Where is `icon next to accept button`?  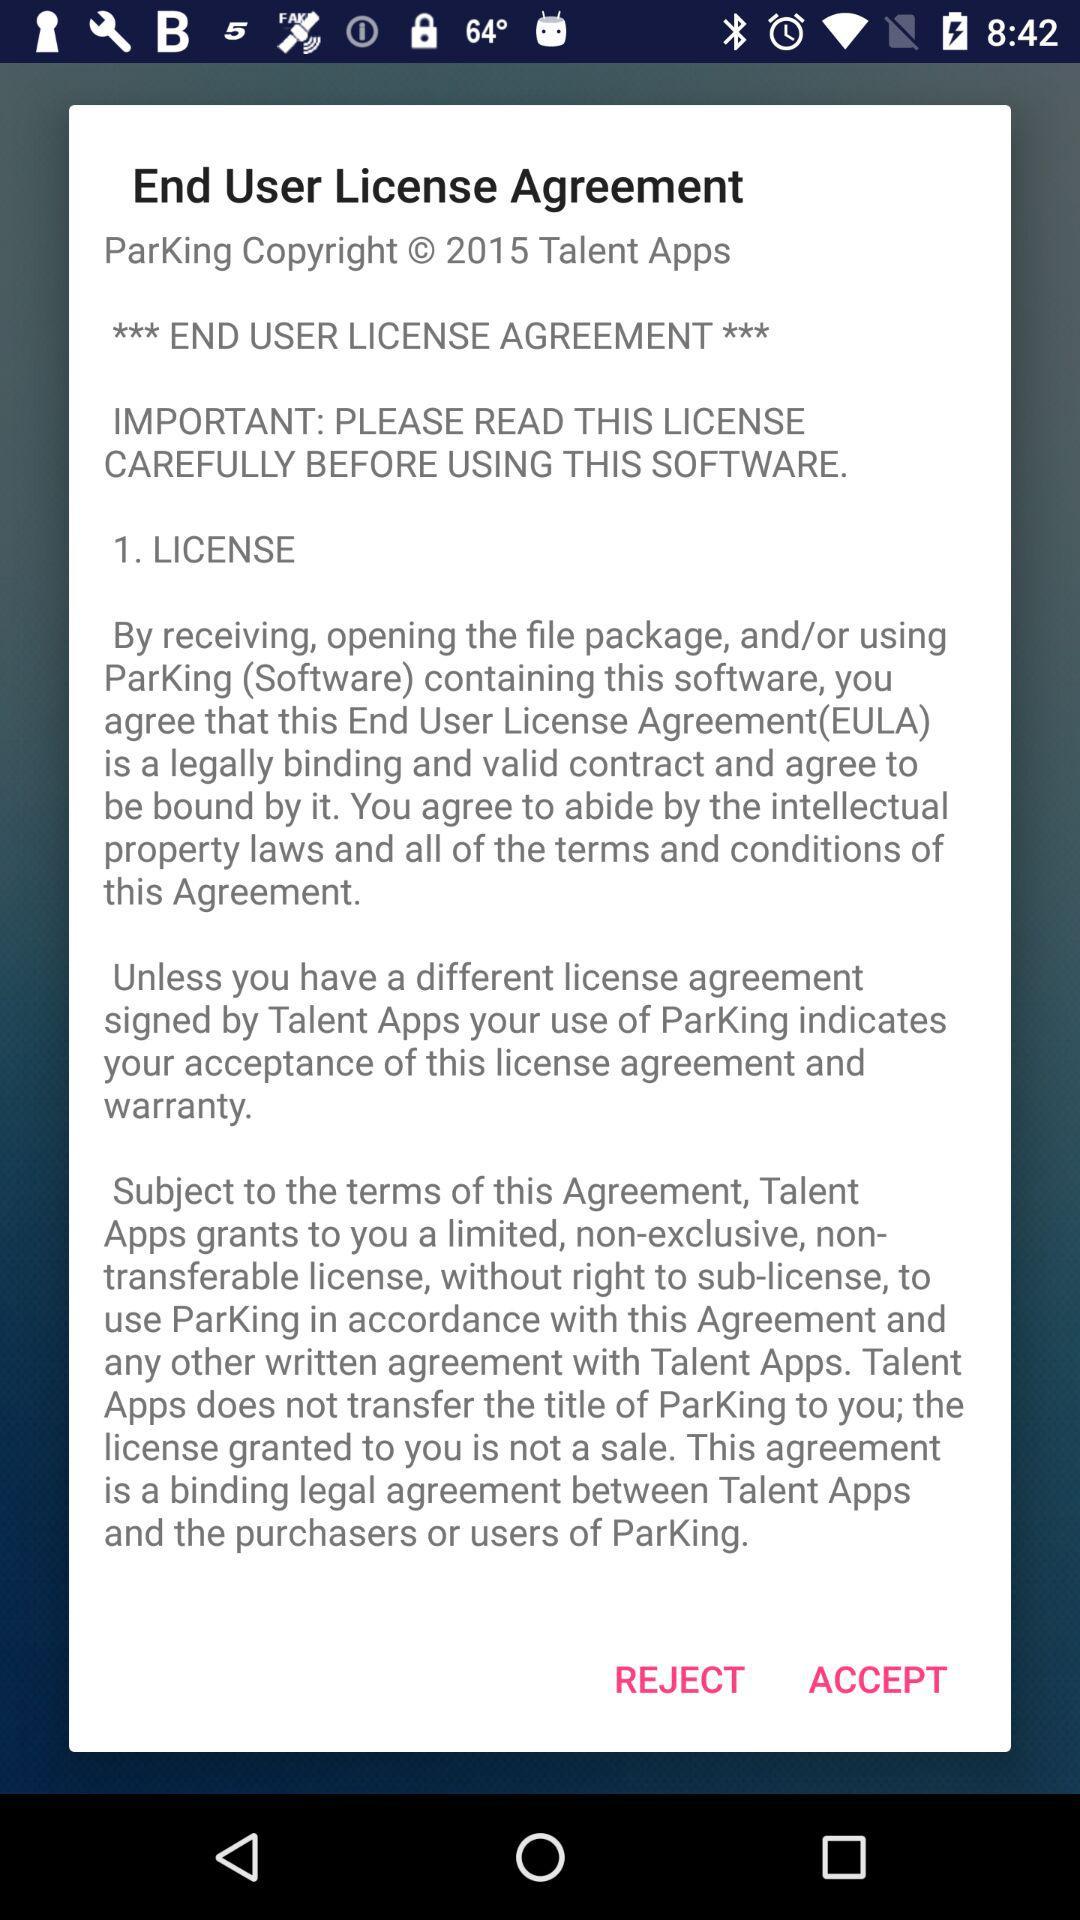
icon next to accept button is located at coordinates (678, 1678).